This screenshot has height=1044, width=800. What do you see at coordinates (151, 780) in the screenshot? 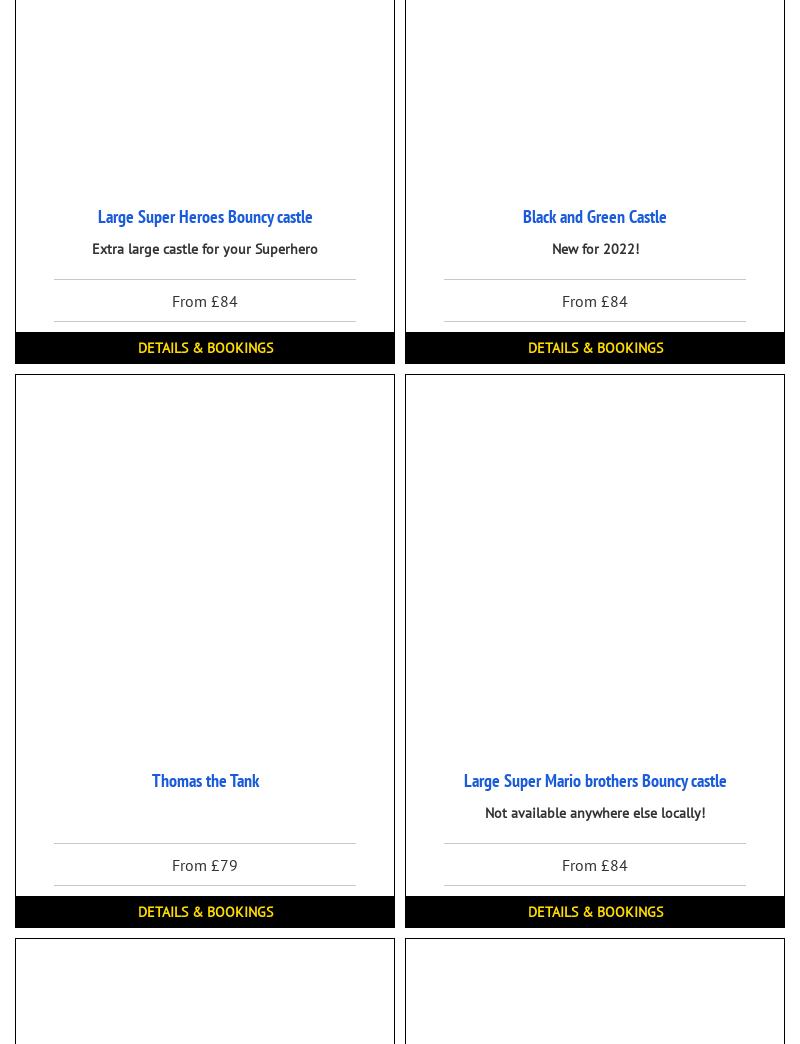
I see `'Thomas the Tank'` at bounding box center [151, 780].